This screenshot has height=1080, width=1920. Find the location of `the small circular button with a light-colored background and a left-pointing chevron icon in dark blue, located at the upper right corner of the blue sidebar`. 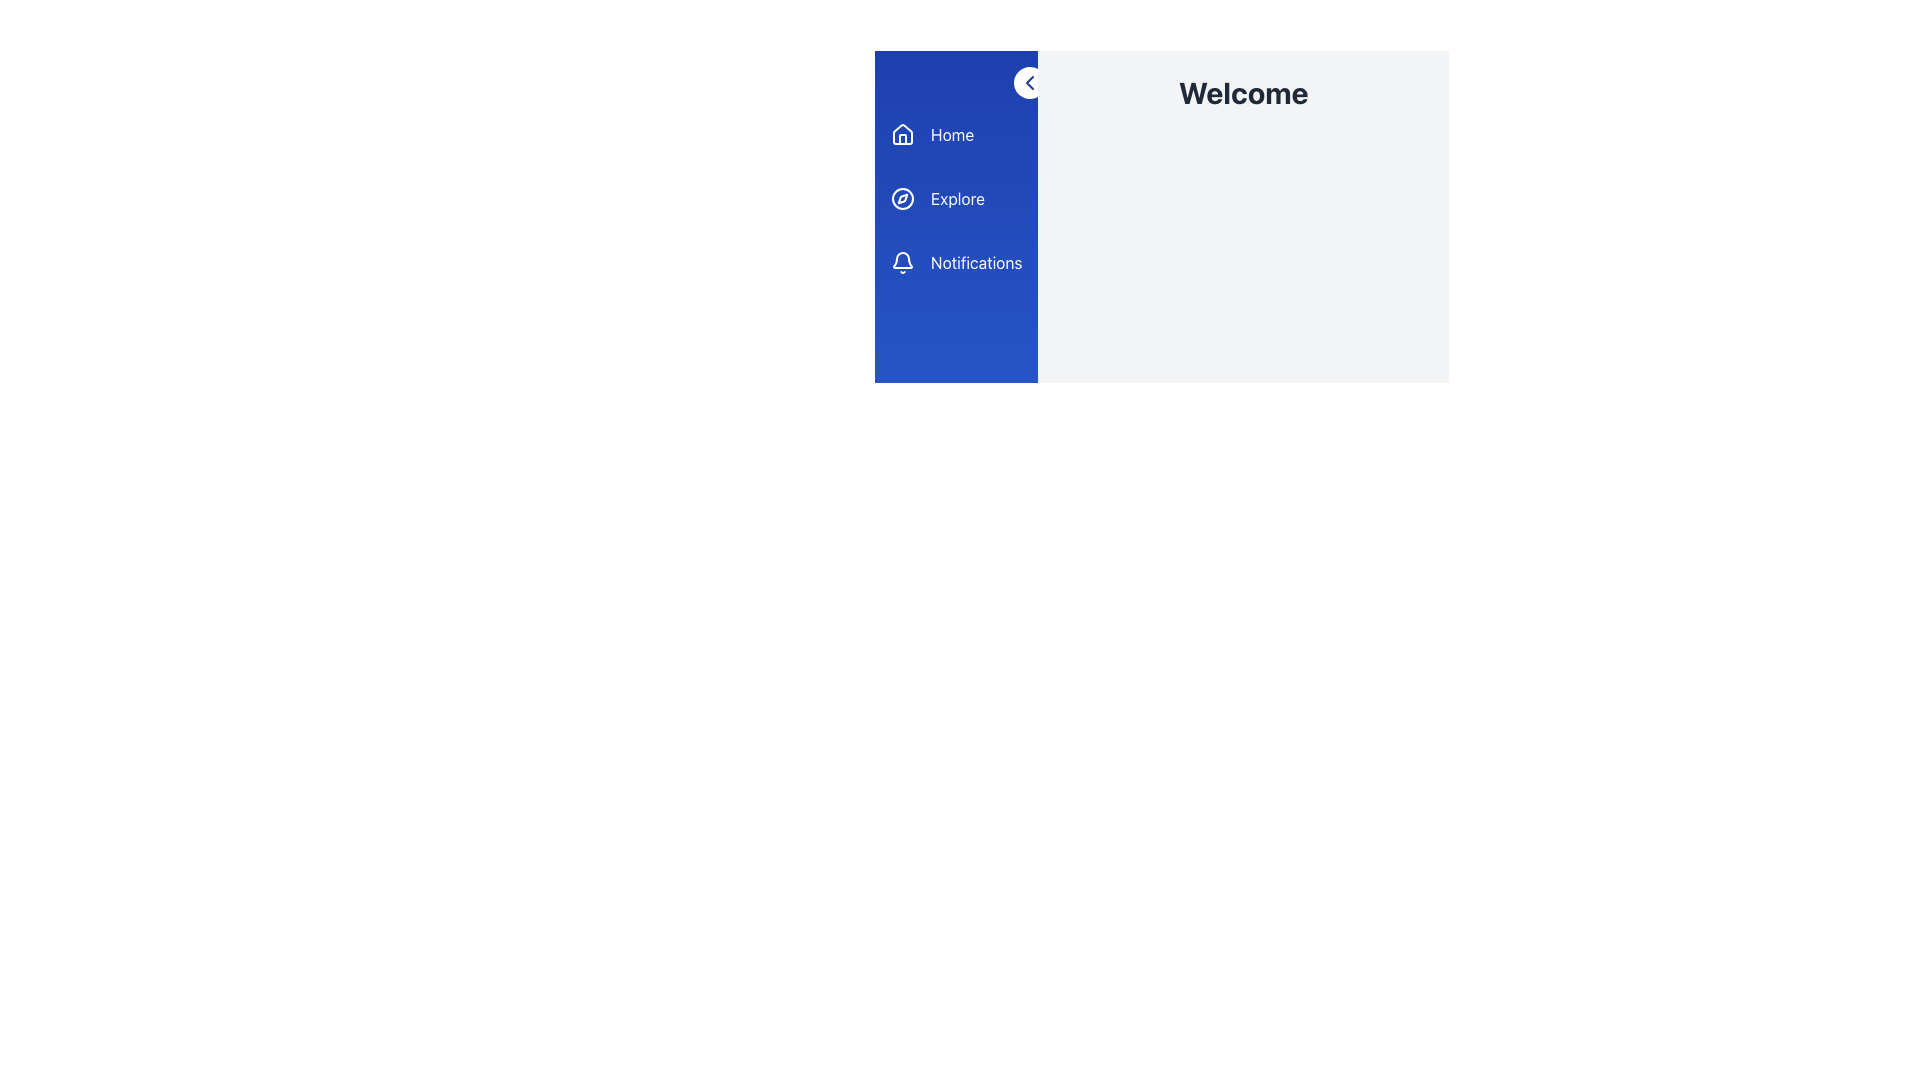

the small circular button with a light-colored background and a left-pointing chevron icon in dark blue, located at the upper right corner of the blue sidebar is located at coordinates (1030, 82).